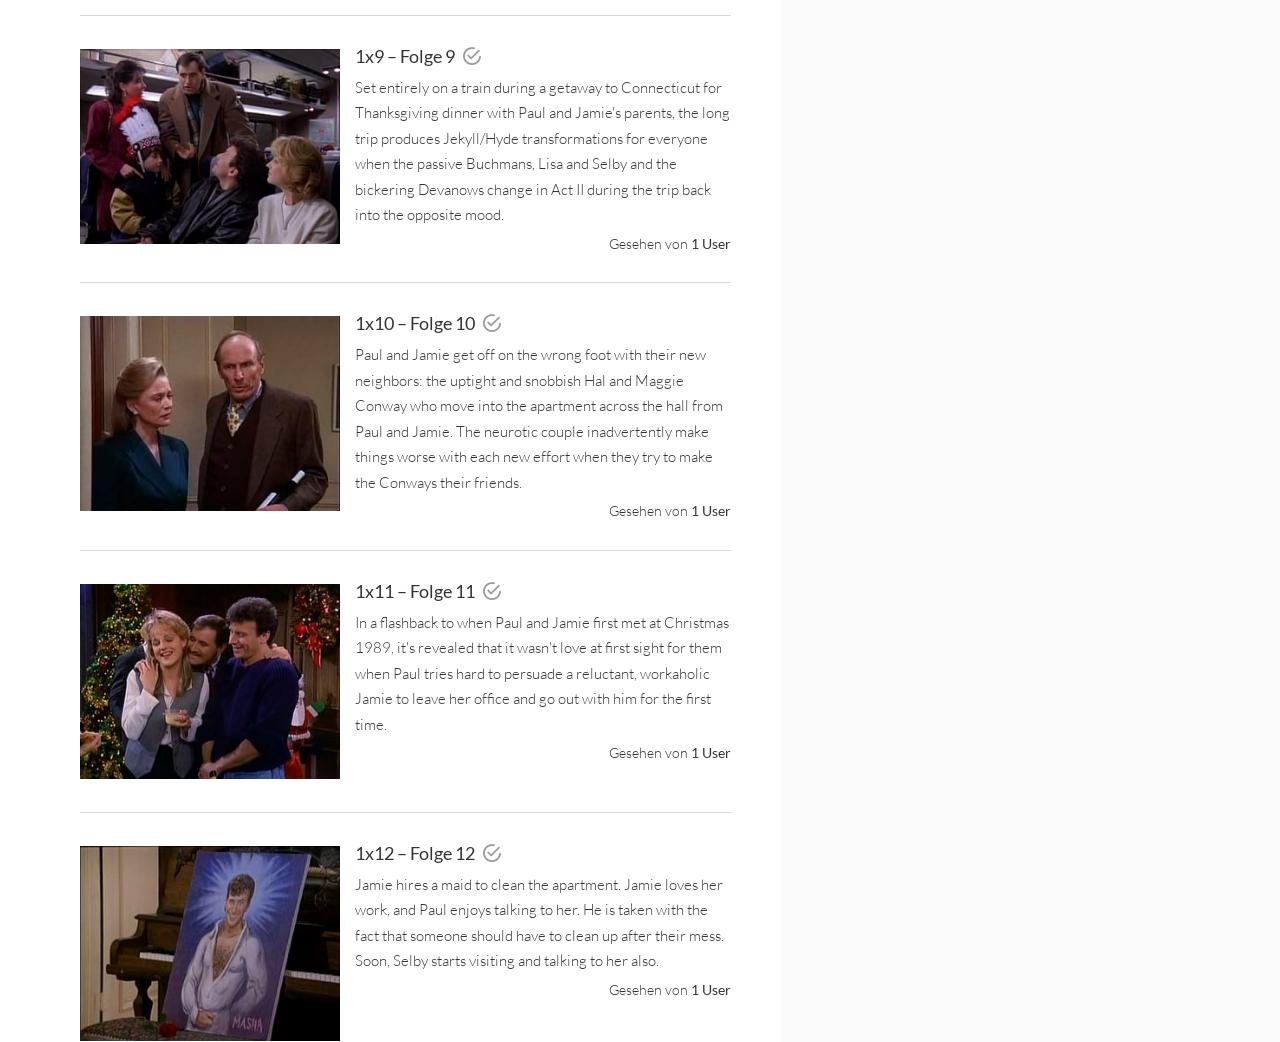 The width and height of the screenshot is (1280, 1042). Describe the element at coordinates (415, 852) in the screenshot. I see `'1x12 – Folge 12'` at that location.